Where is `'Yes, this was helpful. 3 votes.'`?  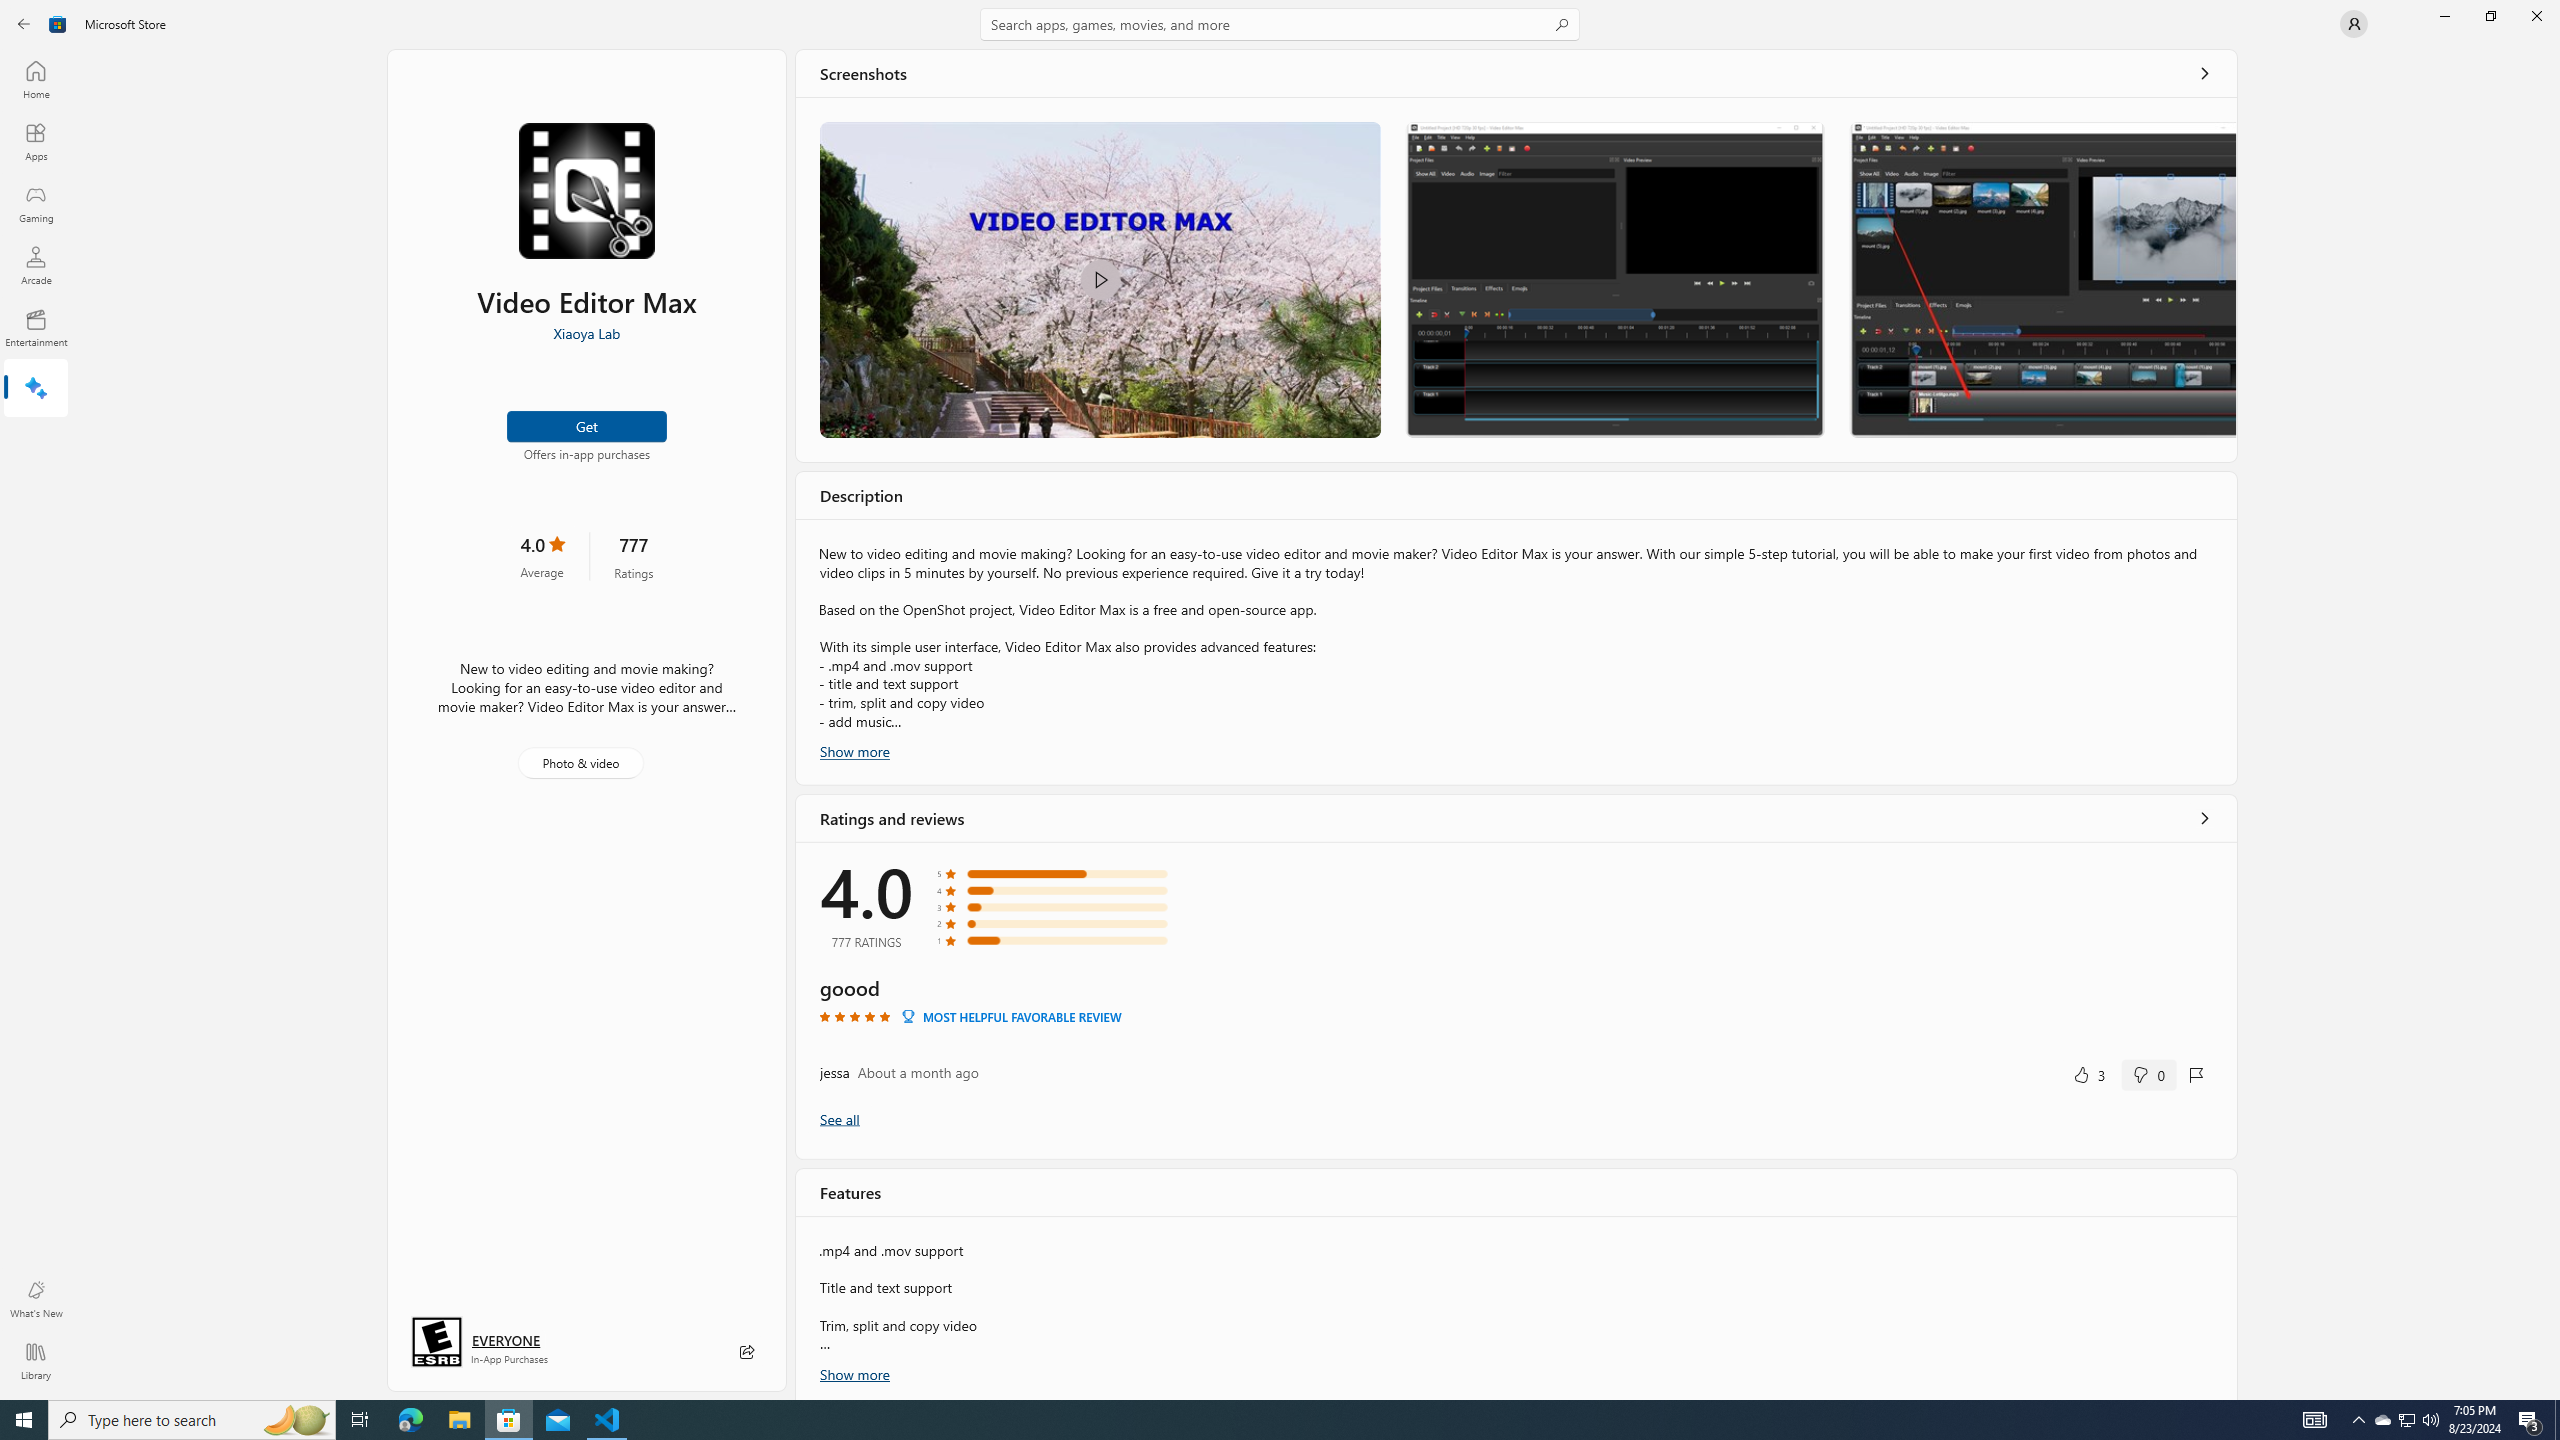
'Yes, this was helpful. 3 votes.' is located at coordinates (2087, 1073).